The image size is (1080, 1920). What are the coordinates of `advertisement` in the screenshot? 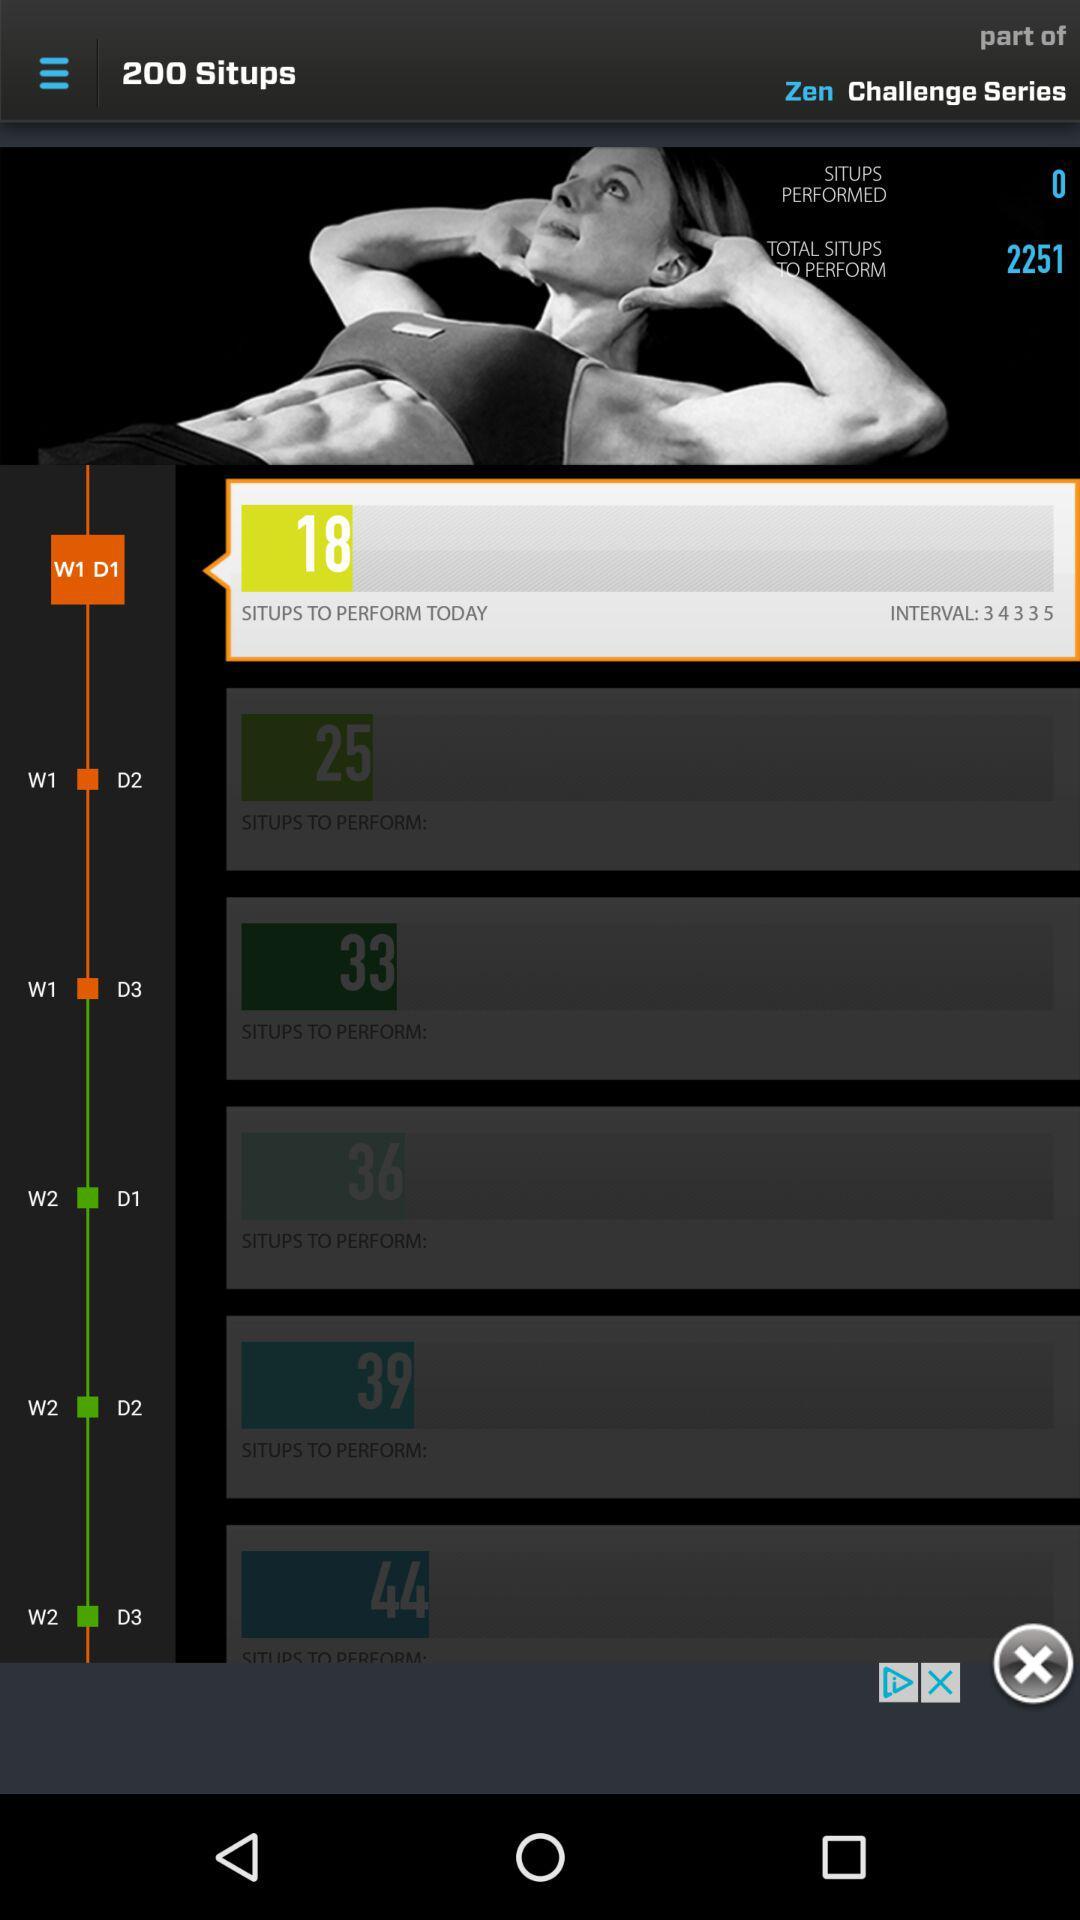 It's located at (1032, 1667).